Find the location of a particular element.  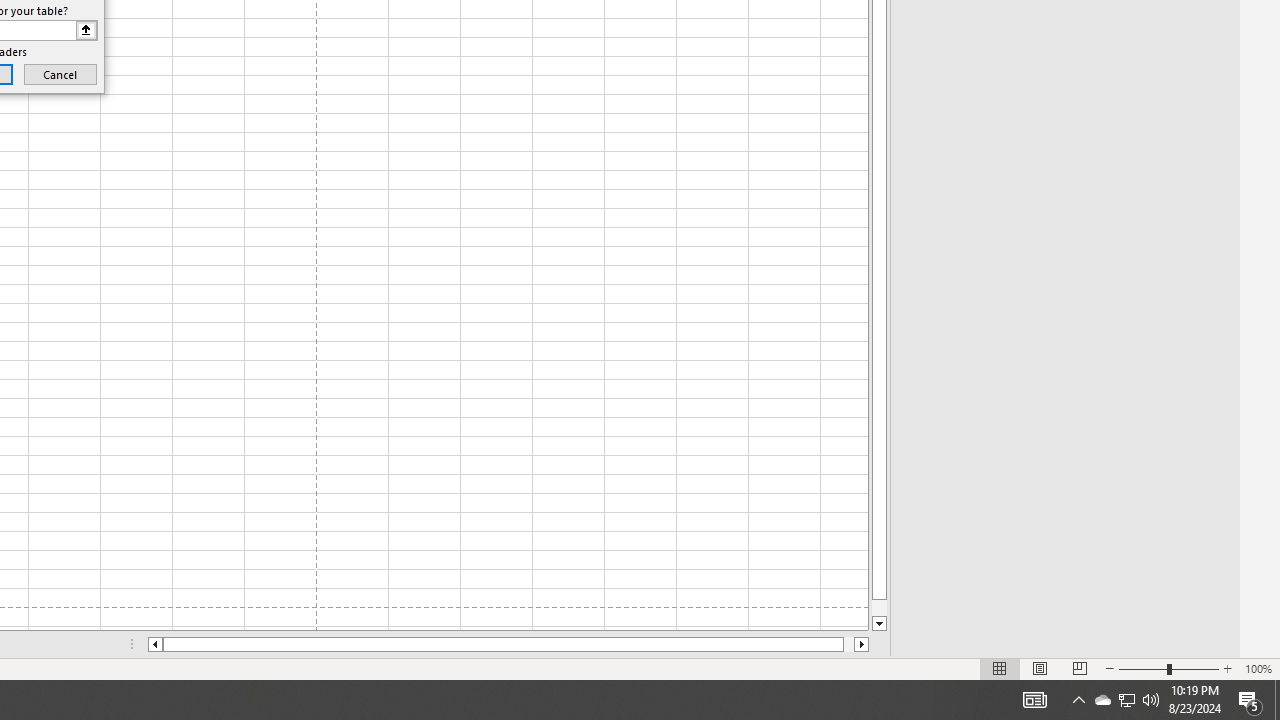

'Normal' is located at coordinates (1000, 669).